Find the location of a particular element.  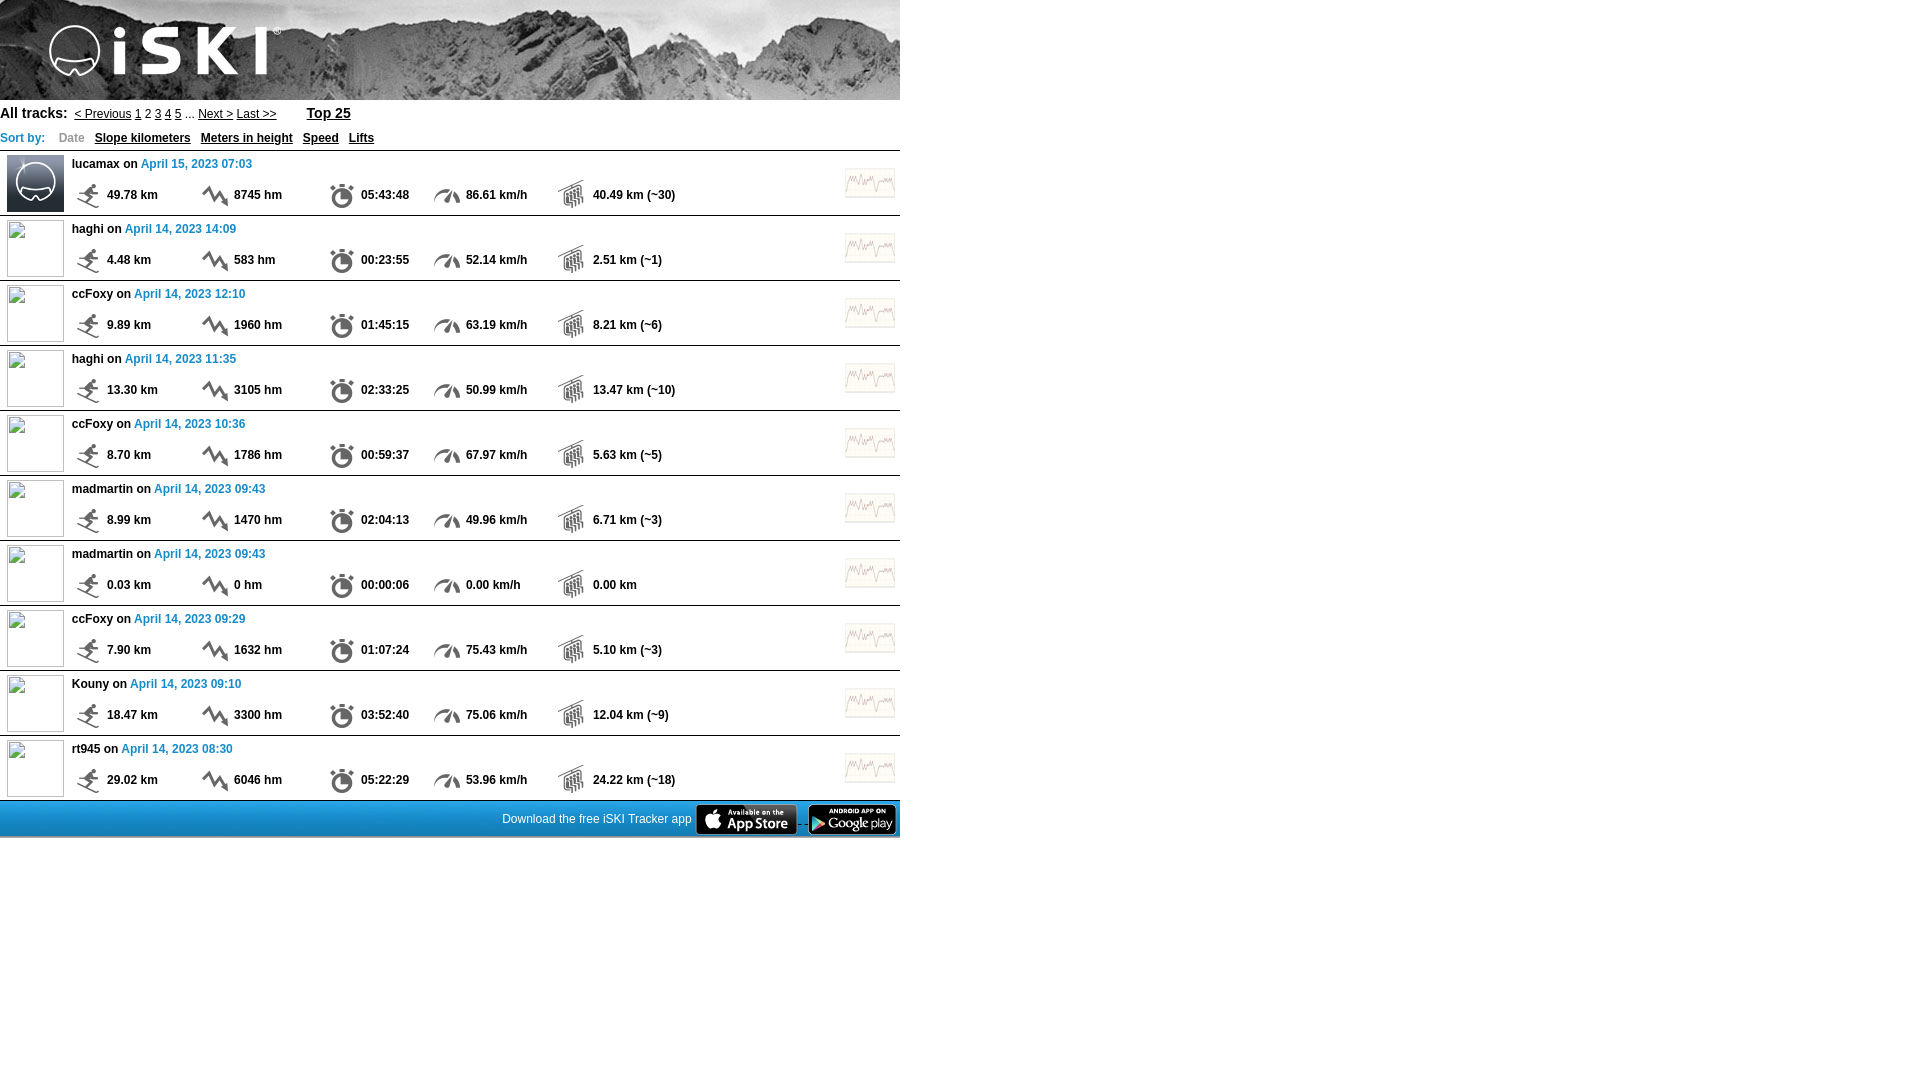

'Next >' is located at coordinates (197, 112).